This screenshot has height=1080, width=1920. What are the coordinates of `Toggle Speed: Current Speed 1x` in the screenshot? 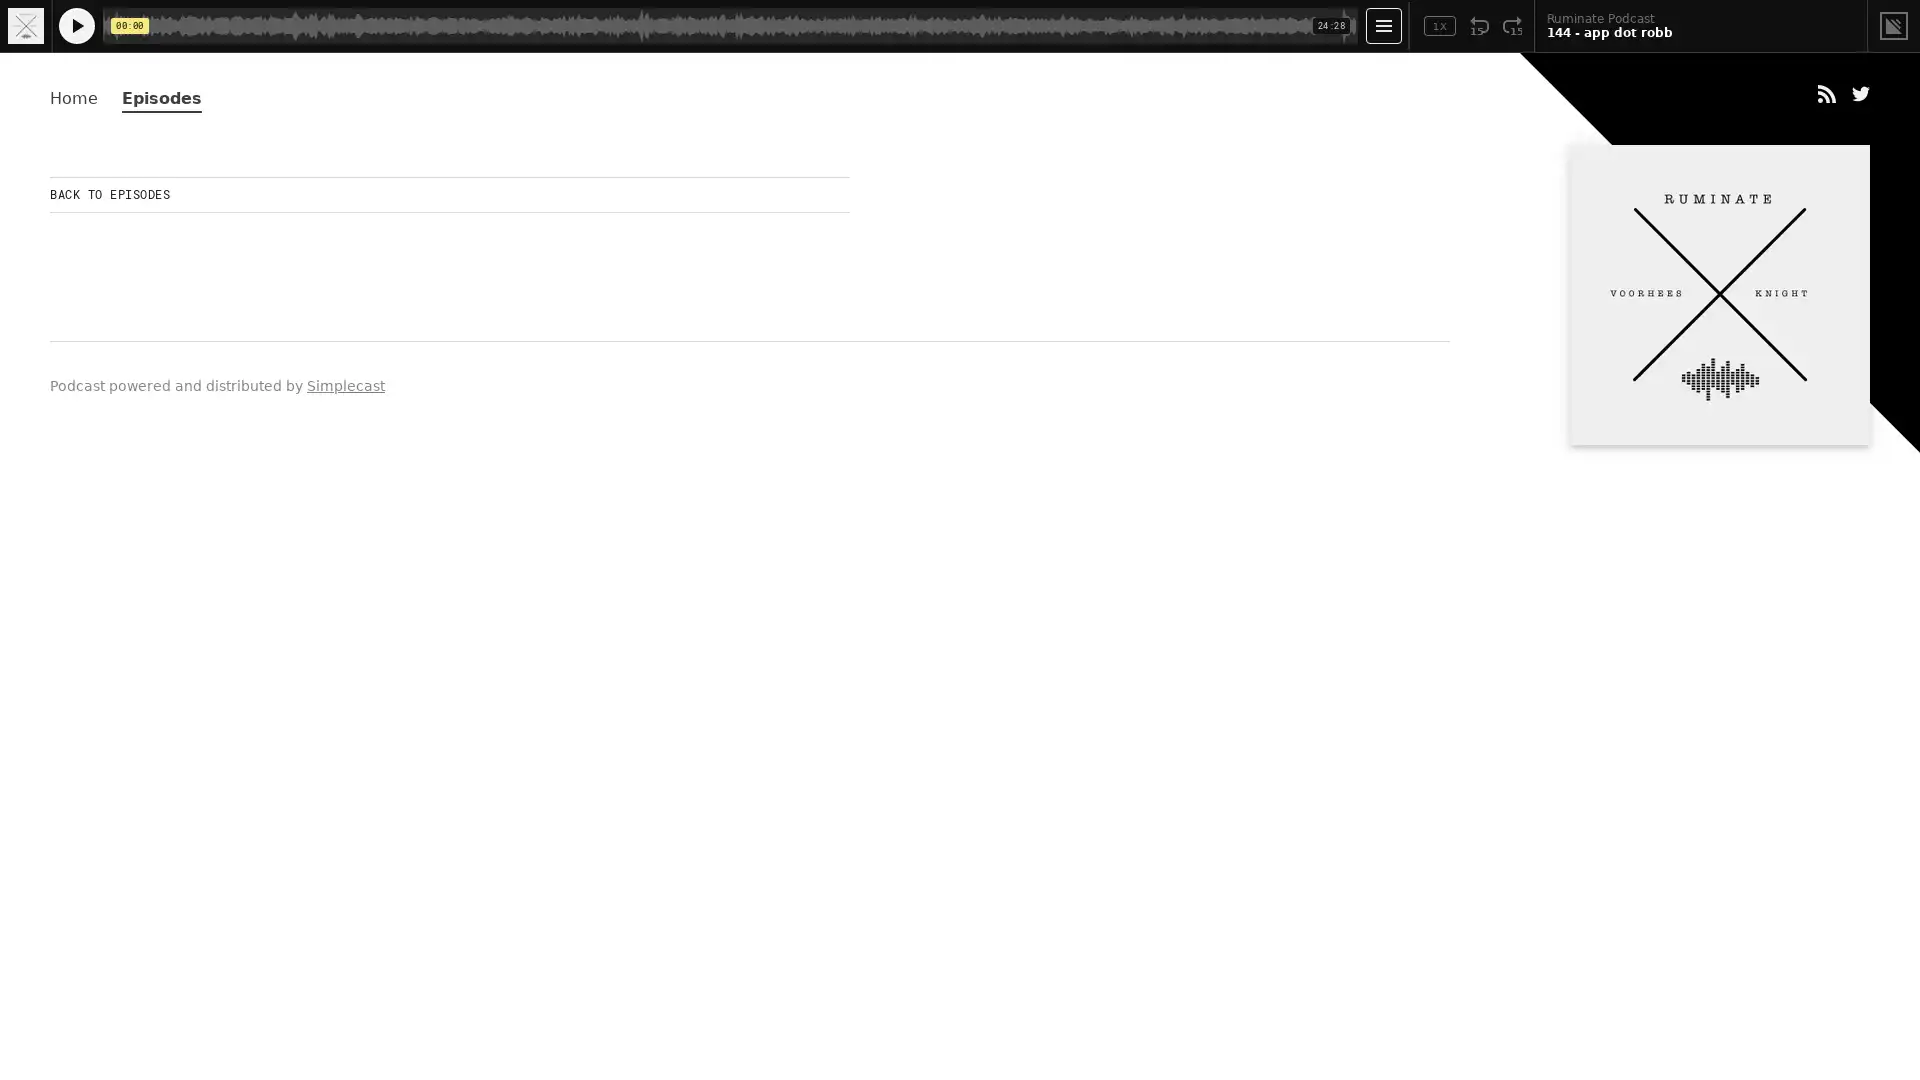 It's located at (1440, 26).